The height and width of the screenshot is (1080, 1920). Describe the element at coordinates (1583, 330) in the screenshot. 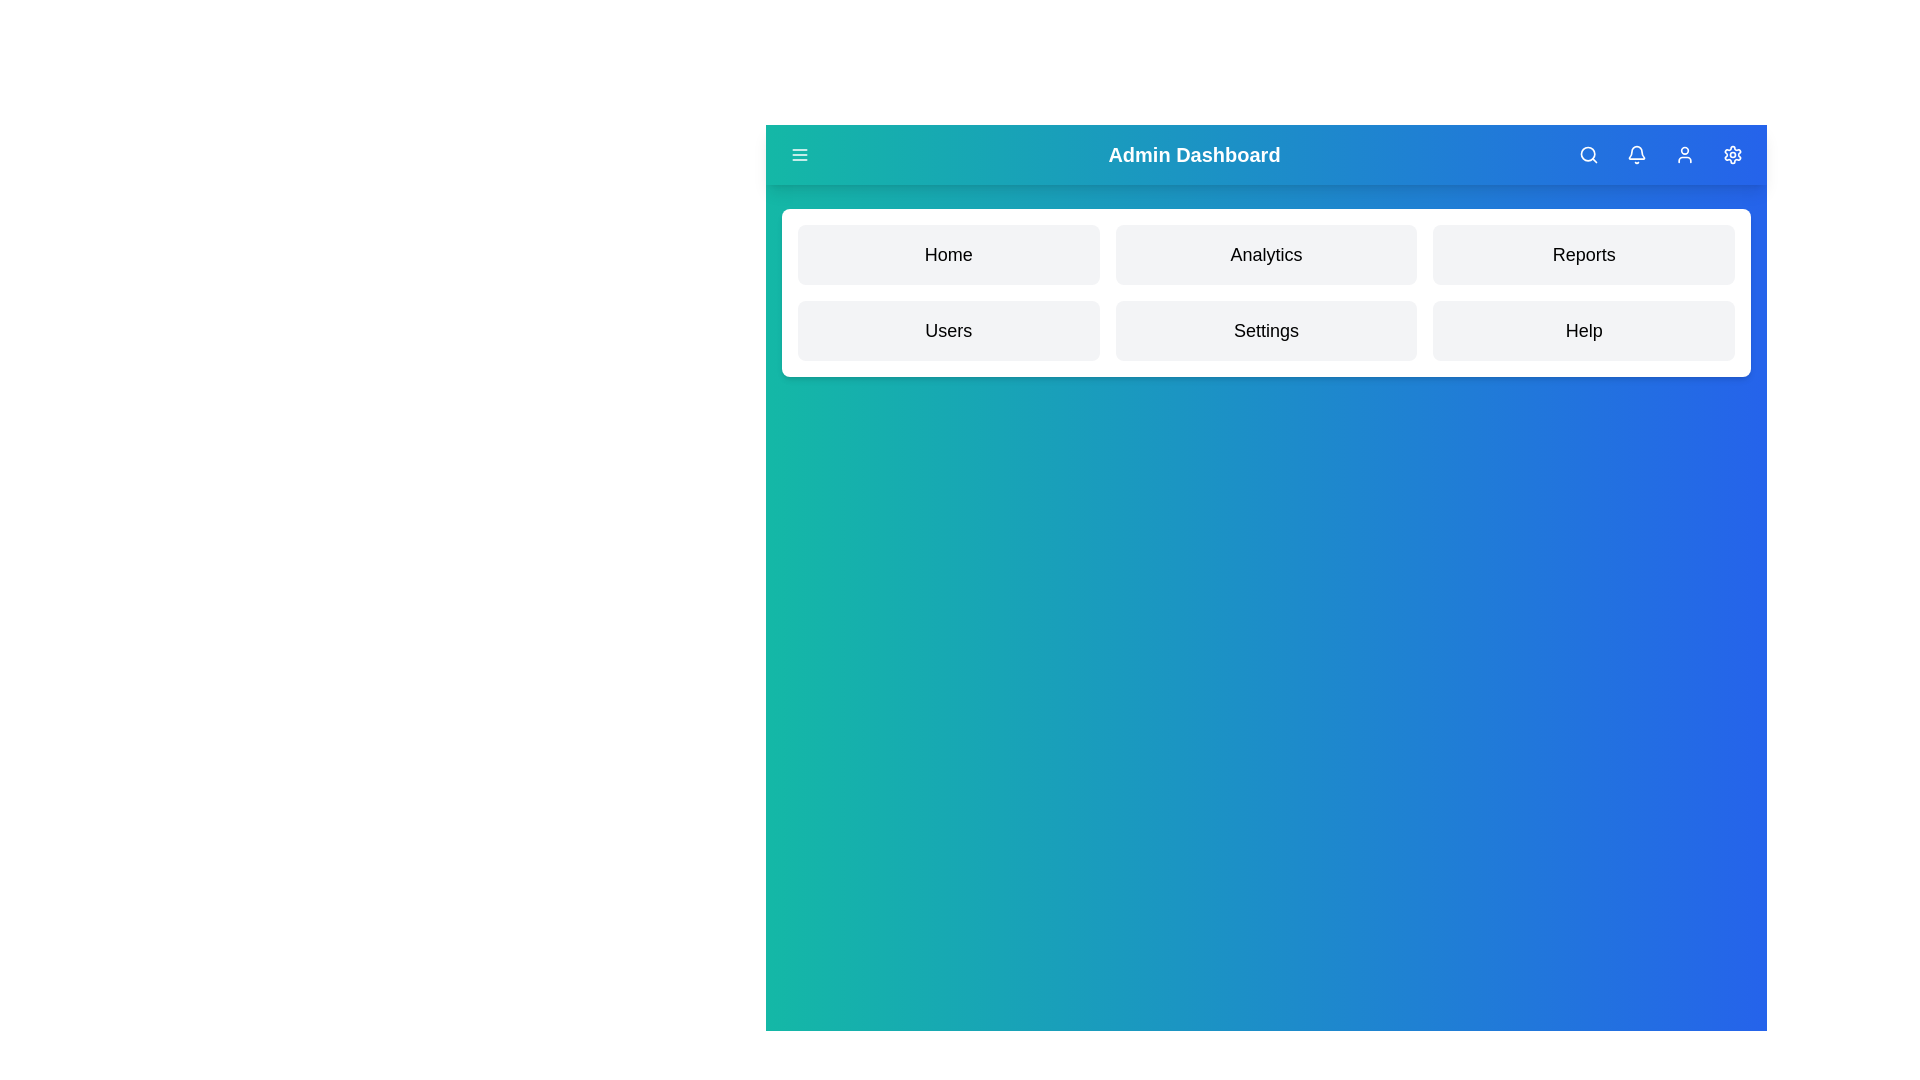

I see `the menu item Help to navigate to its section` at that location.